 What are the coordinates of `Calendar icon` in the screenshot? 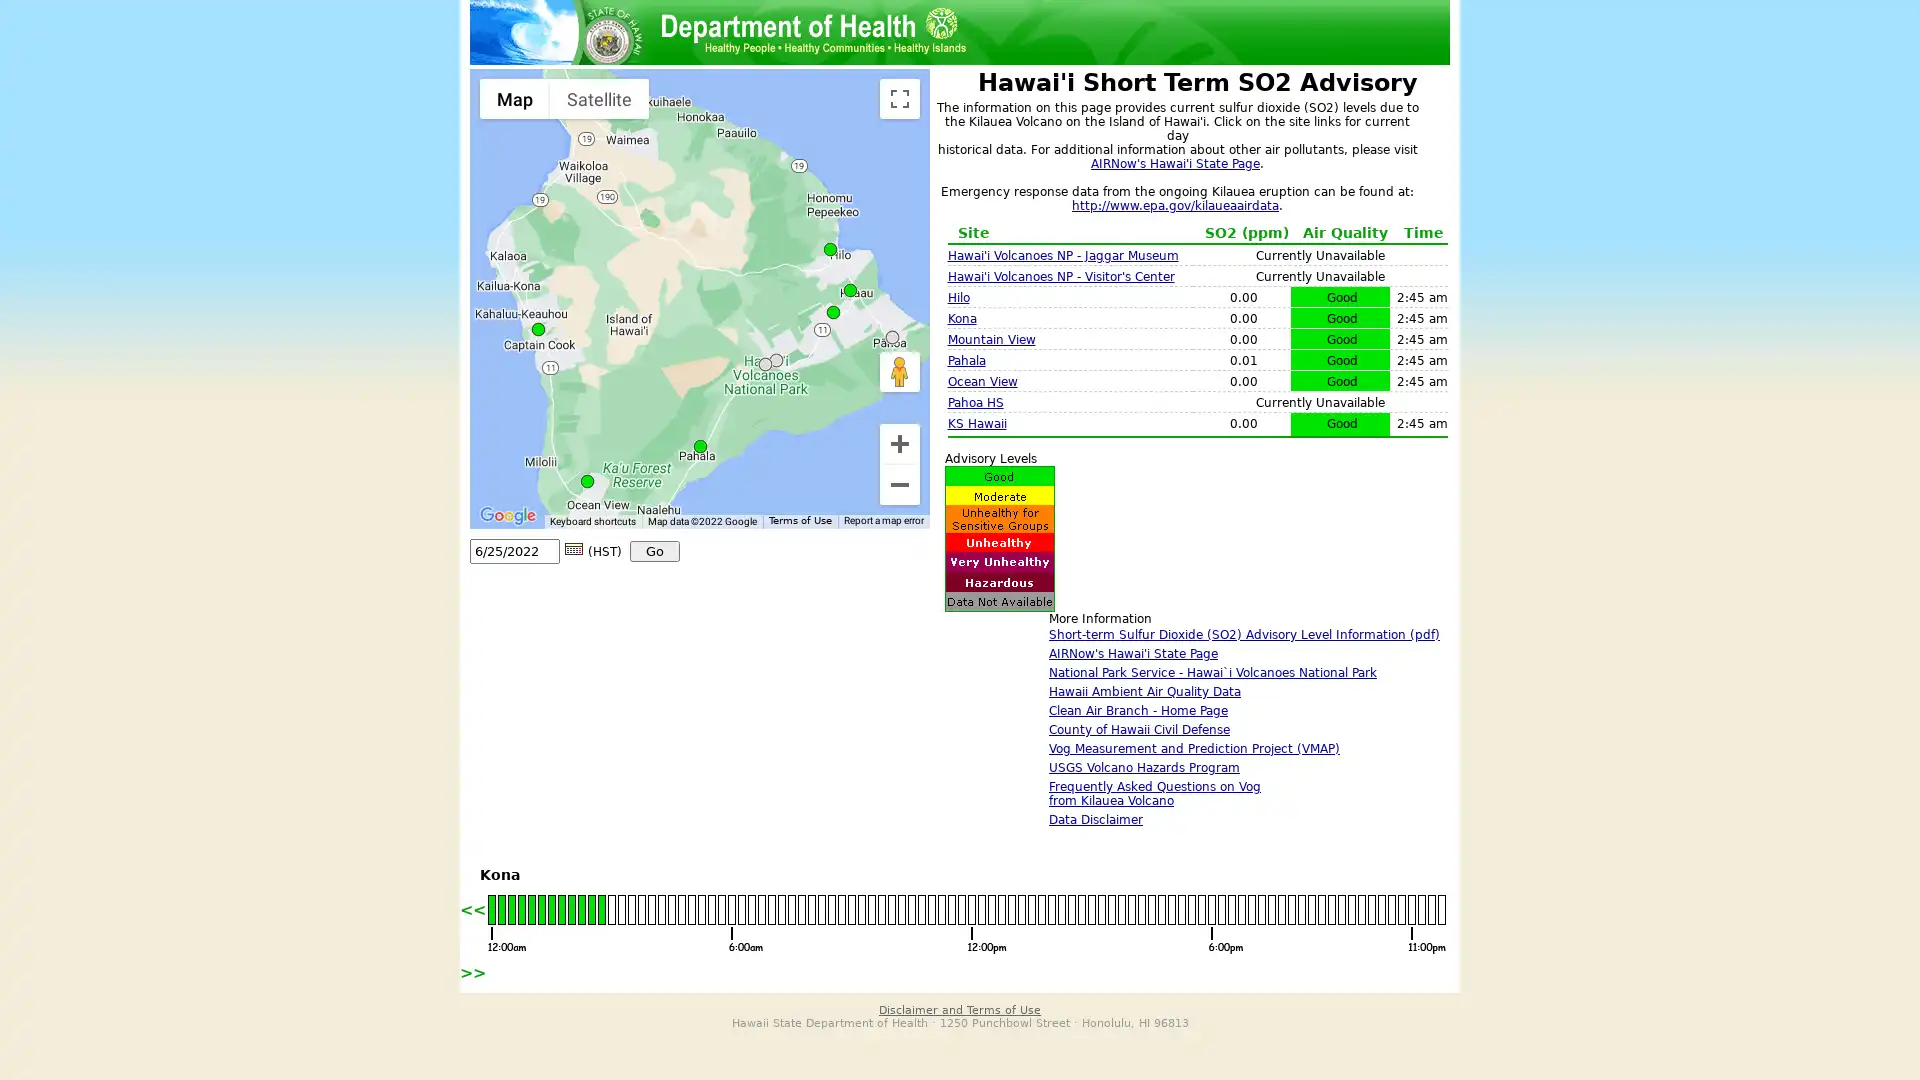 It's located at (573, 548).